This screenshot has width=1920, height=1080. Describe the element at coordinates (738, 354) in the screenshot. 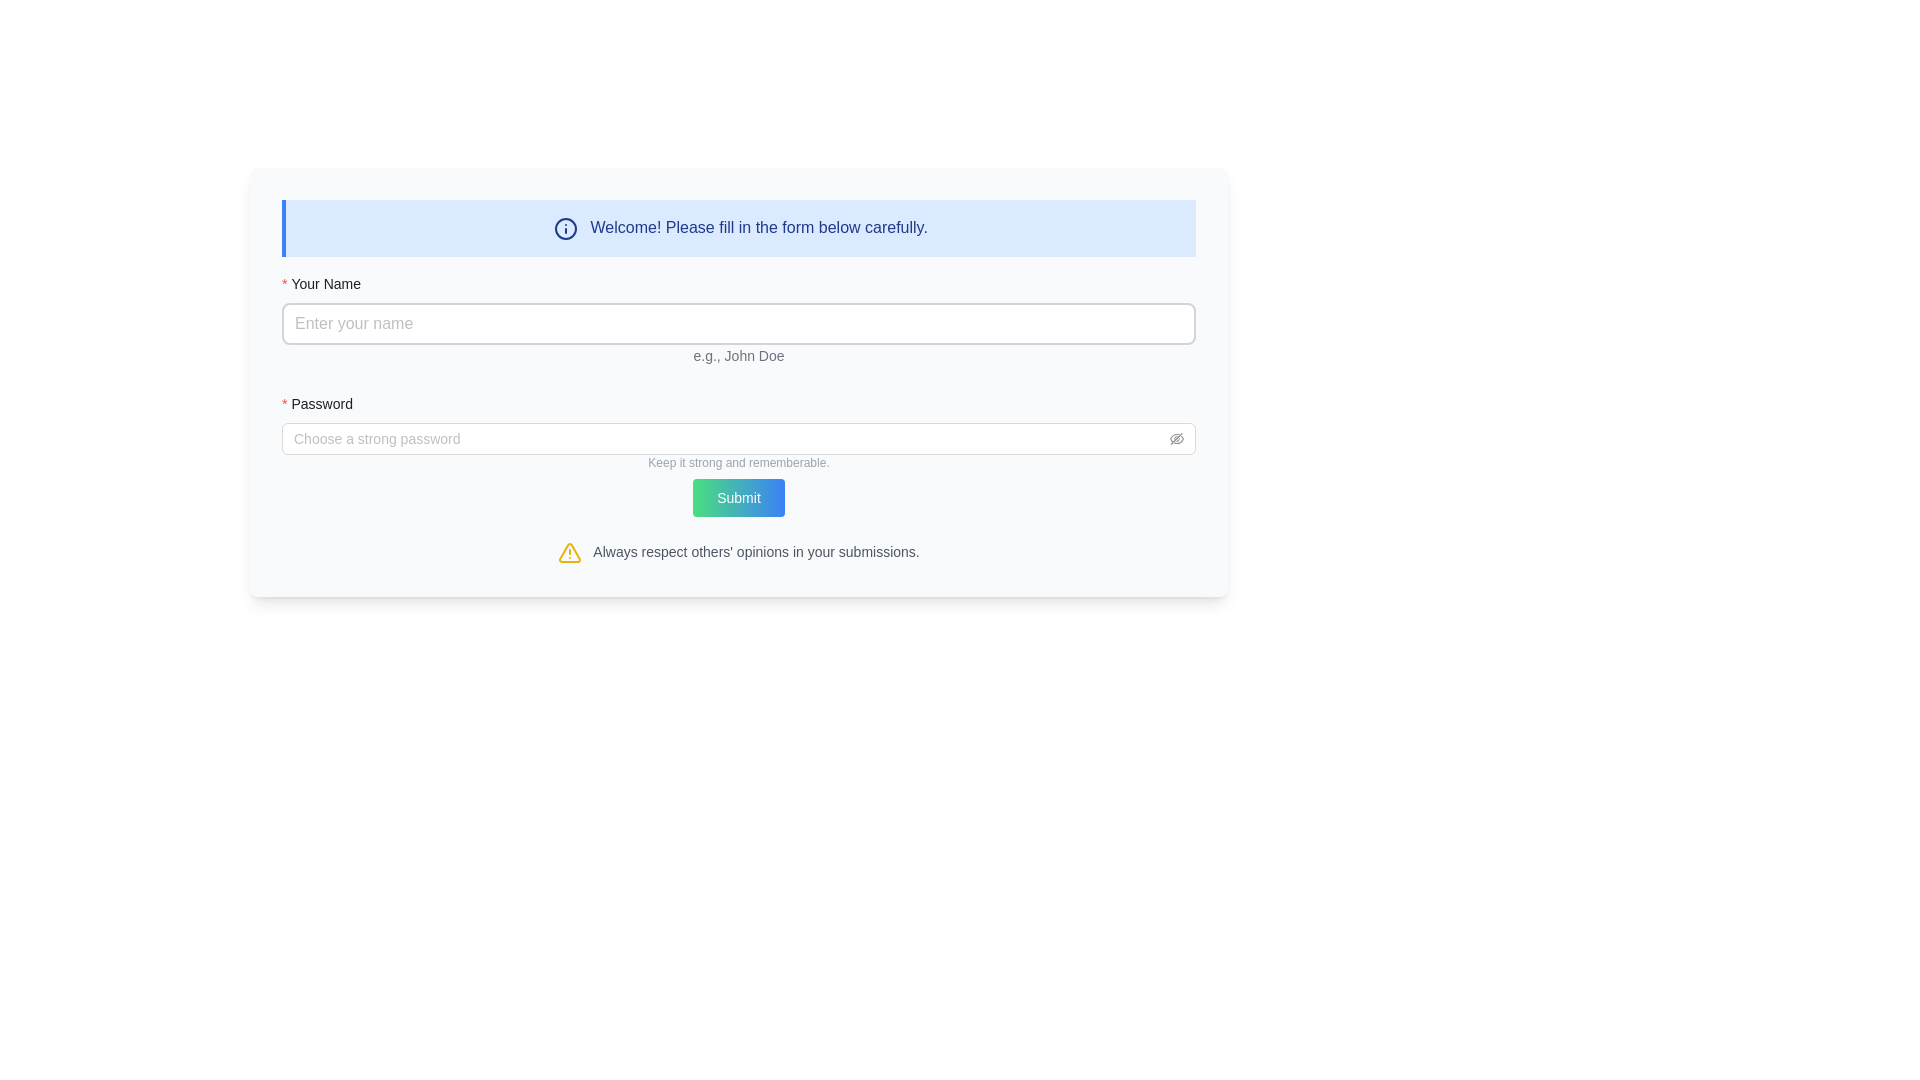

I see `the placeholder text 'e.g., John Doe' located directly below the input field labeled 'Your Name', which is styled with a subtle gray font` at that location.